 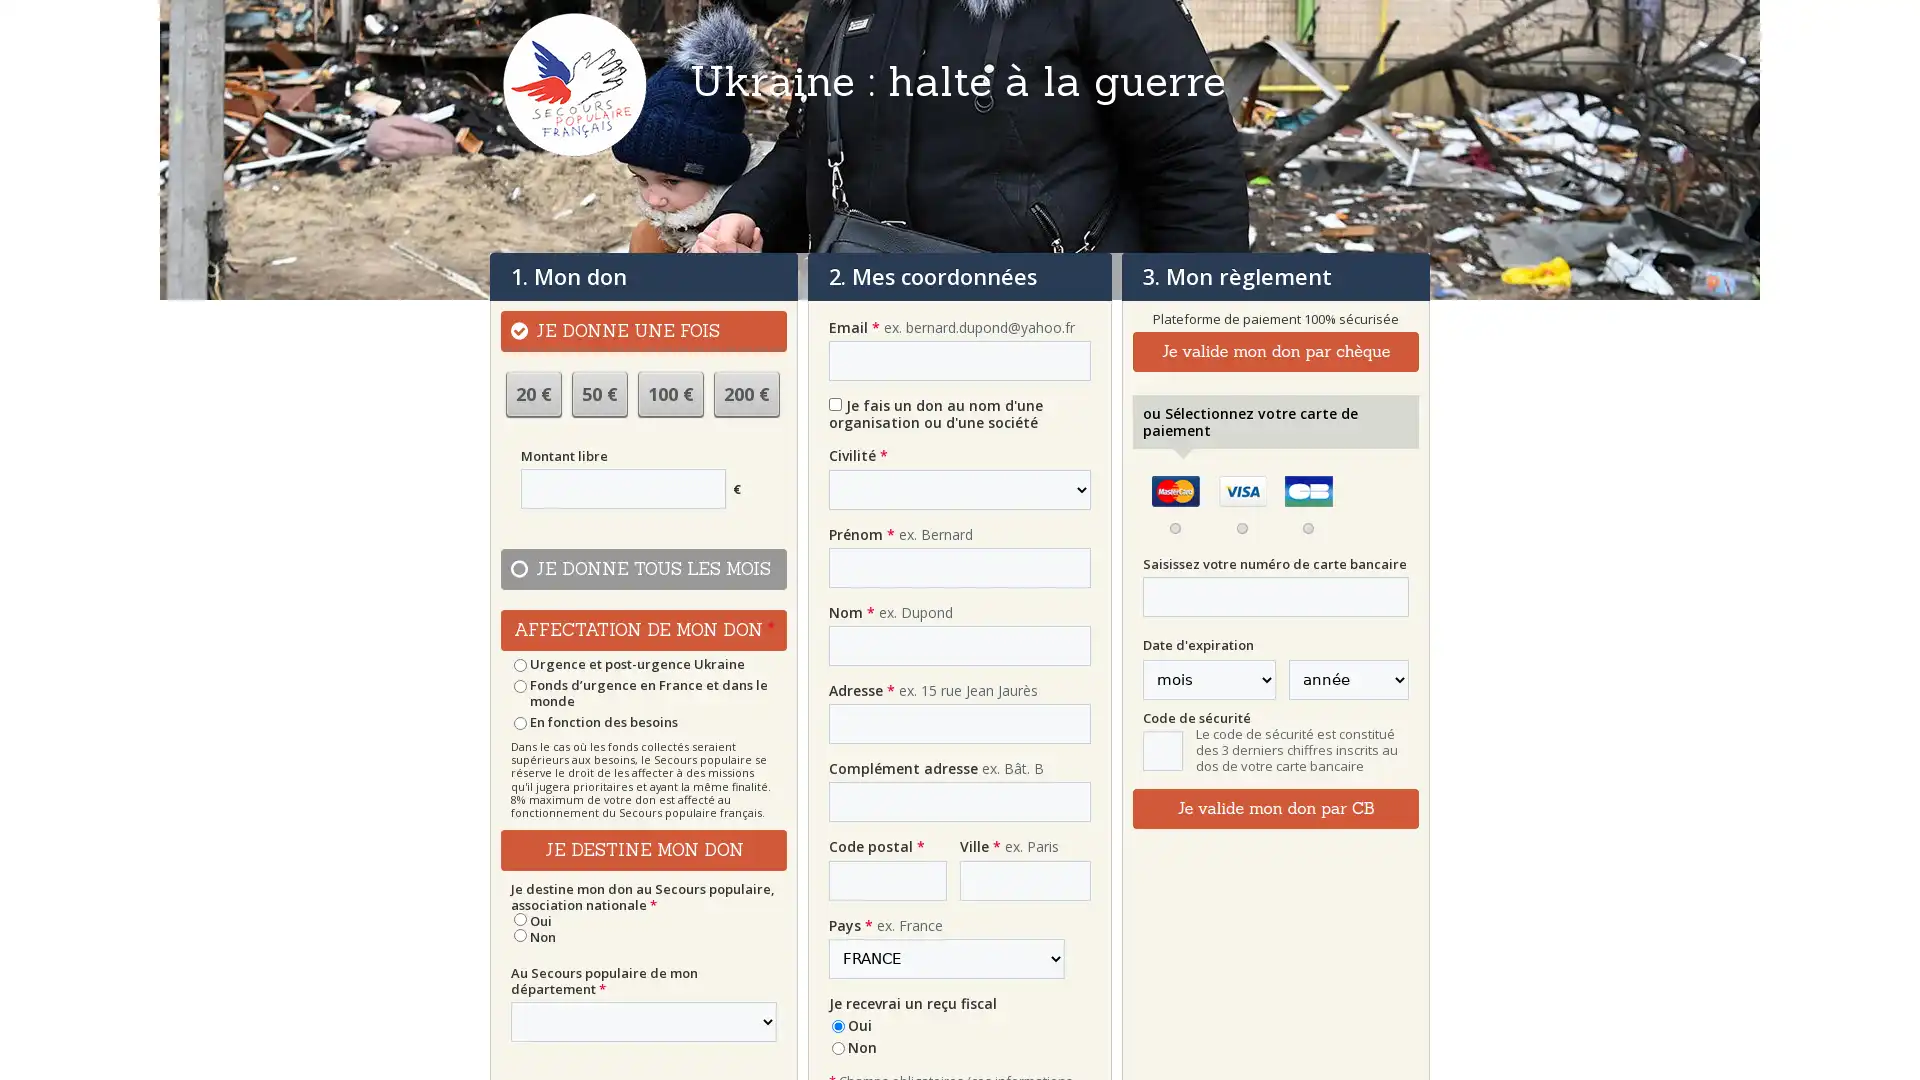 What do you see at coordinates (1274, 350) in the screenshot?
I see `Paiement par cheque` at bounding box center [1274, 350].